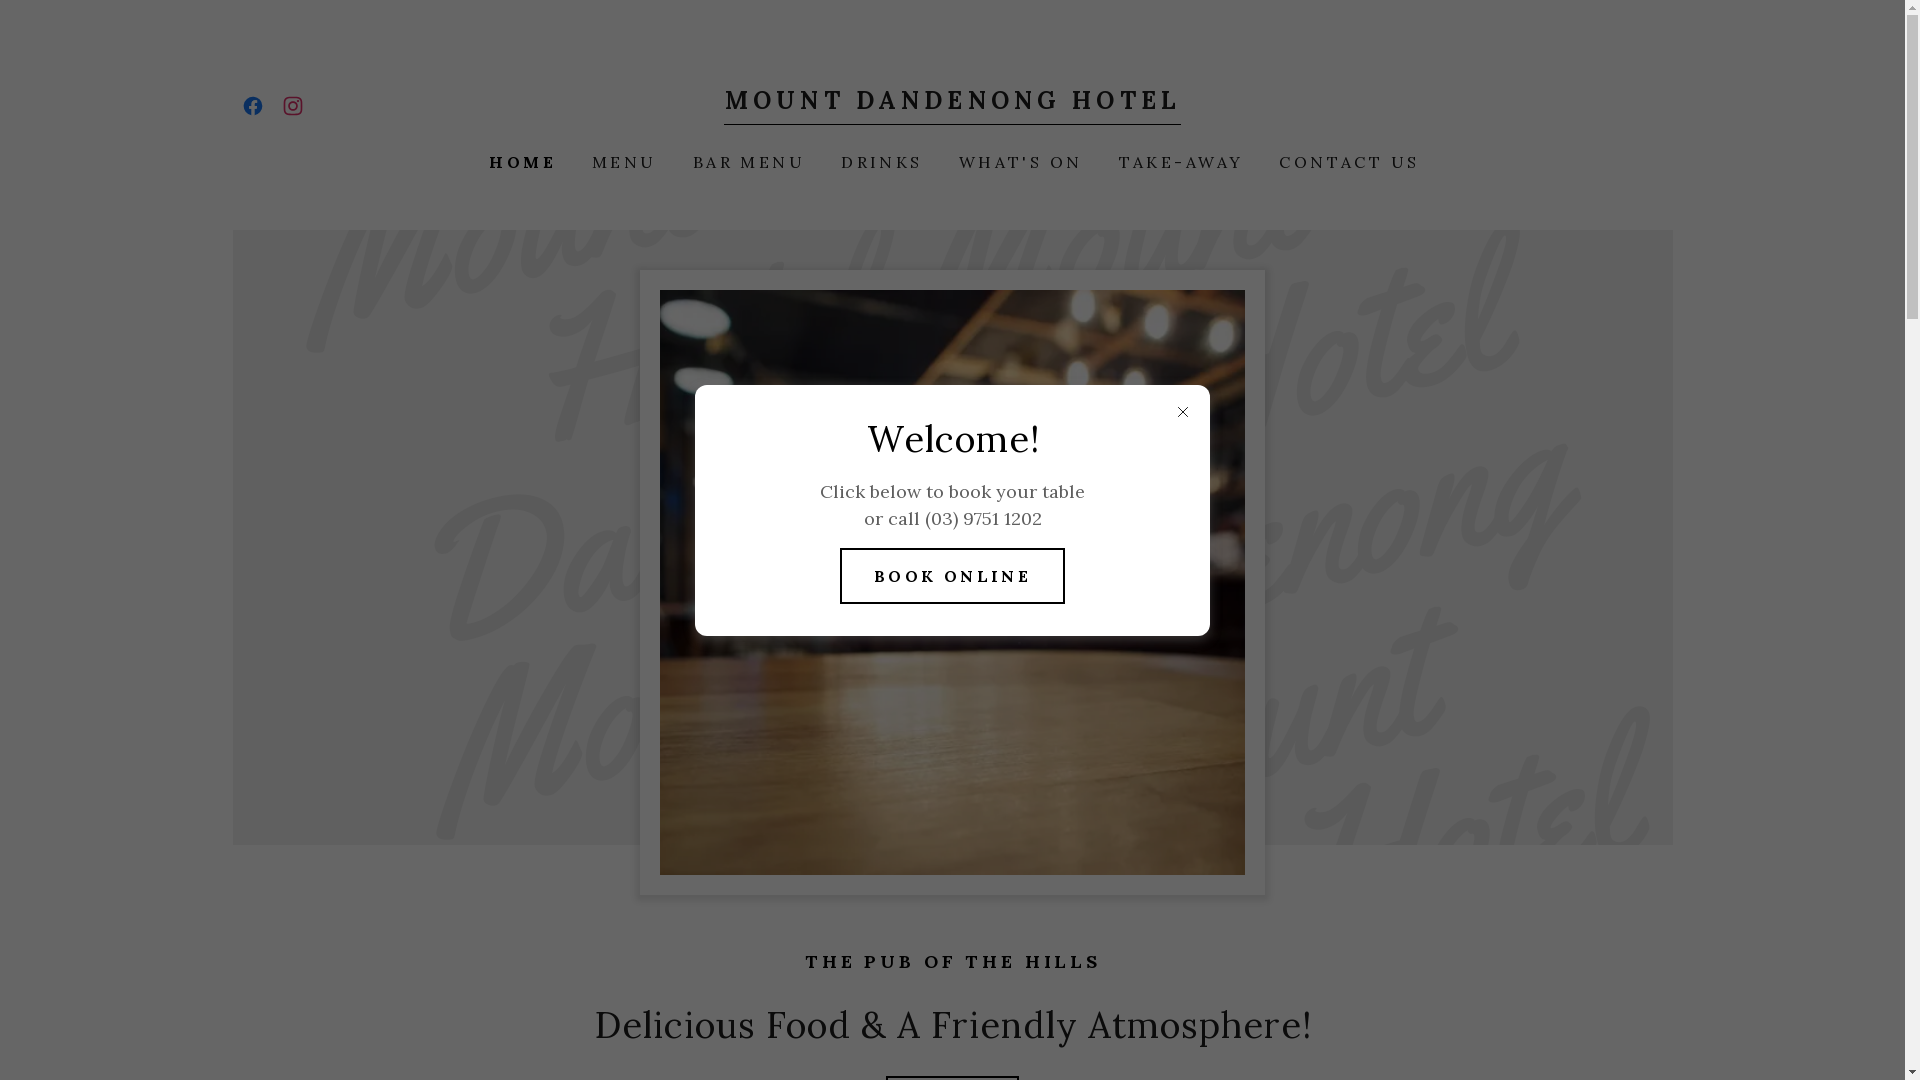  What do you see at coordinates (1347, 161) in the screenshot?
I see `'CONTACT US'` at bounding box center [1347, 161].